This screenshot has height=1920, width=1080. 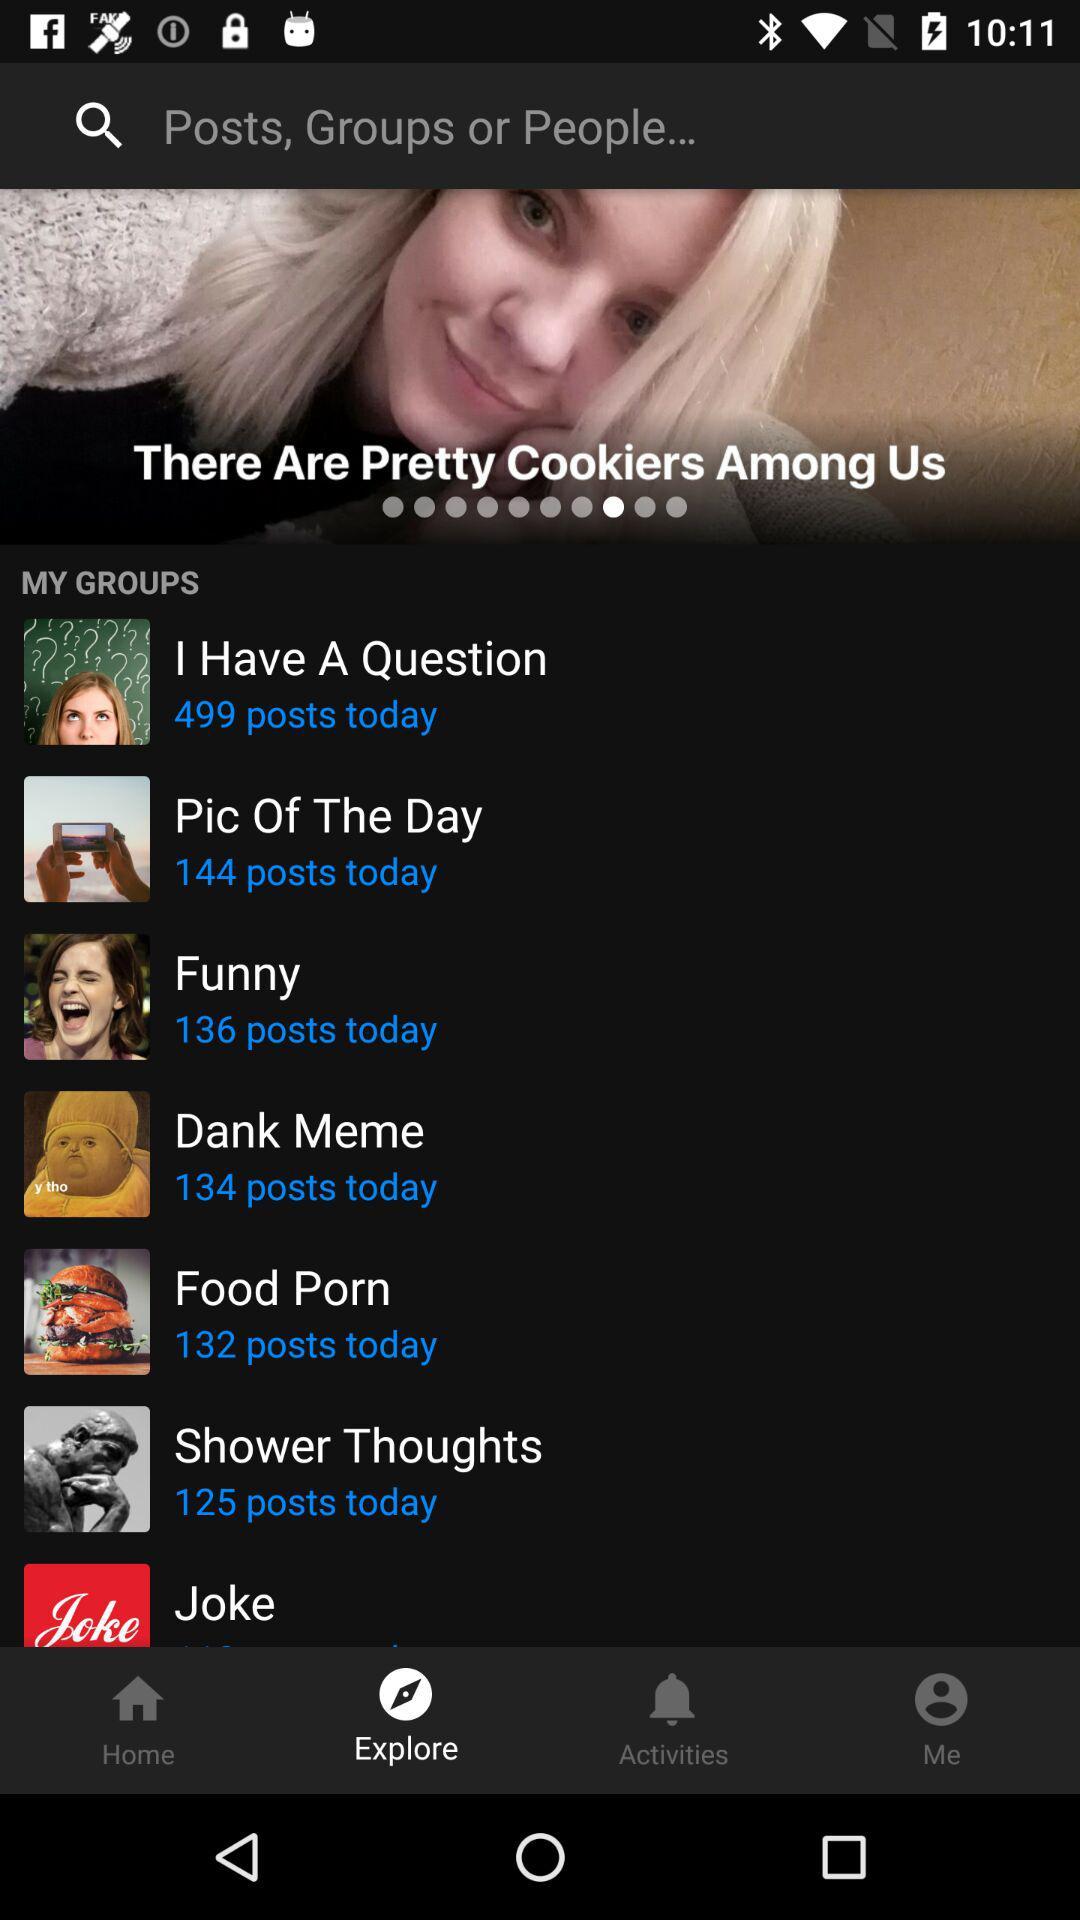 I want to click on the picture left to shower thoughts, so click(x=86, y=1468).